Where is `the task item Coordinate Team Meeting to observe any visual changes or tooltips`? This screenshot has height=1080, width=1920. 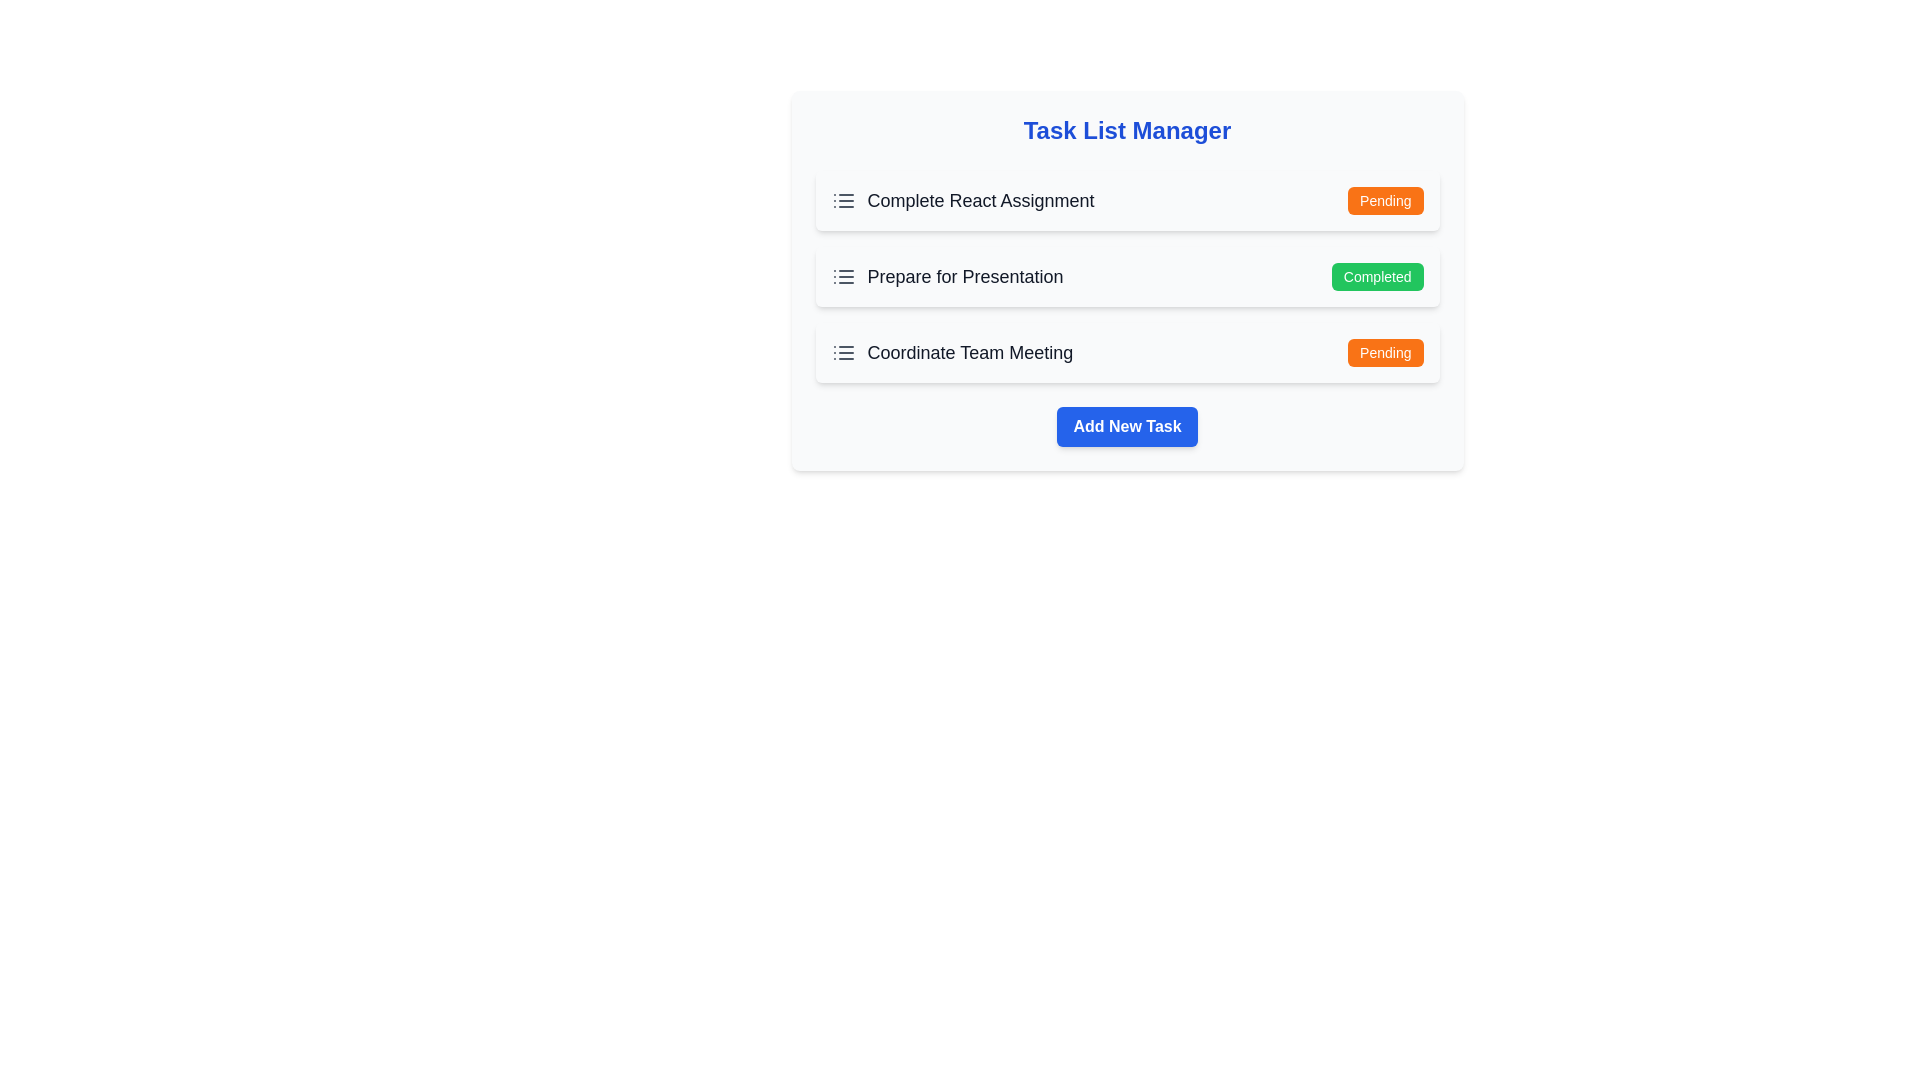 the task item Coordinate Team Meeting to observe any visual changes or tooltips is located at coordinates (950, 352).